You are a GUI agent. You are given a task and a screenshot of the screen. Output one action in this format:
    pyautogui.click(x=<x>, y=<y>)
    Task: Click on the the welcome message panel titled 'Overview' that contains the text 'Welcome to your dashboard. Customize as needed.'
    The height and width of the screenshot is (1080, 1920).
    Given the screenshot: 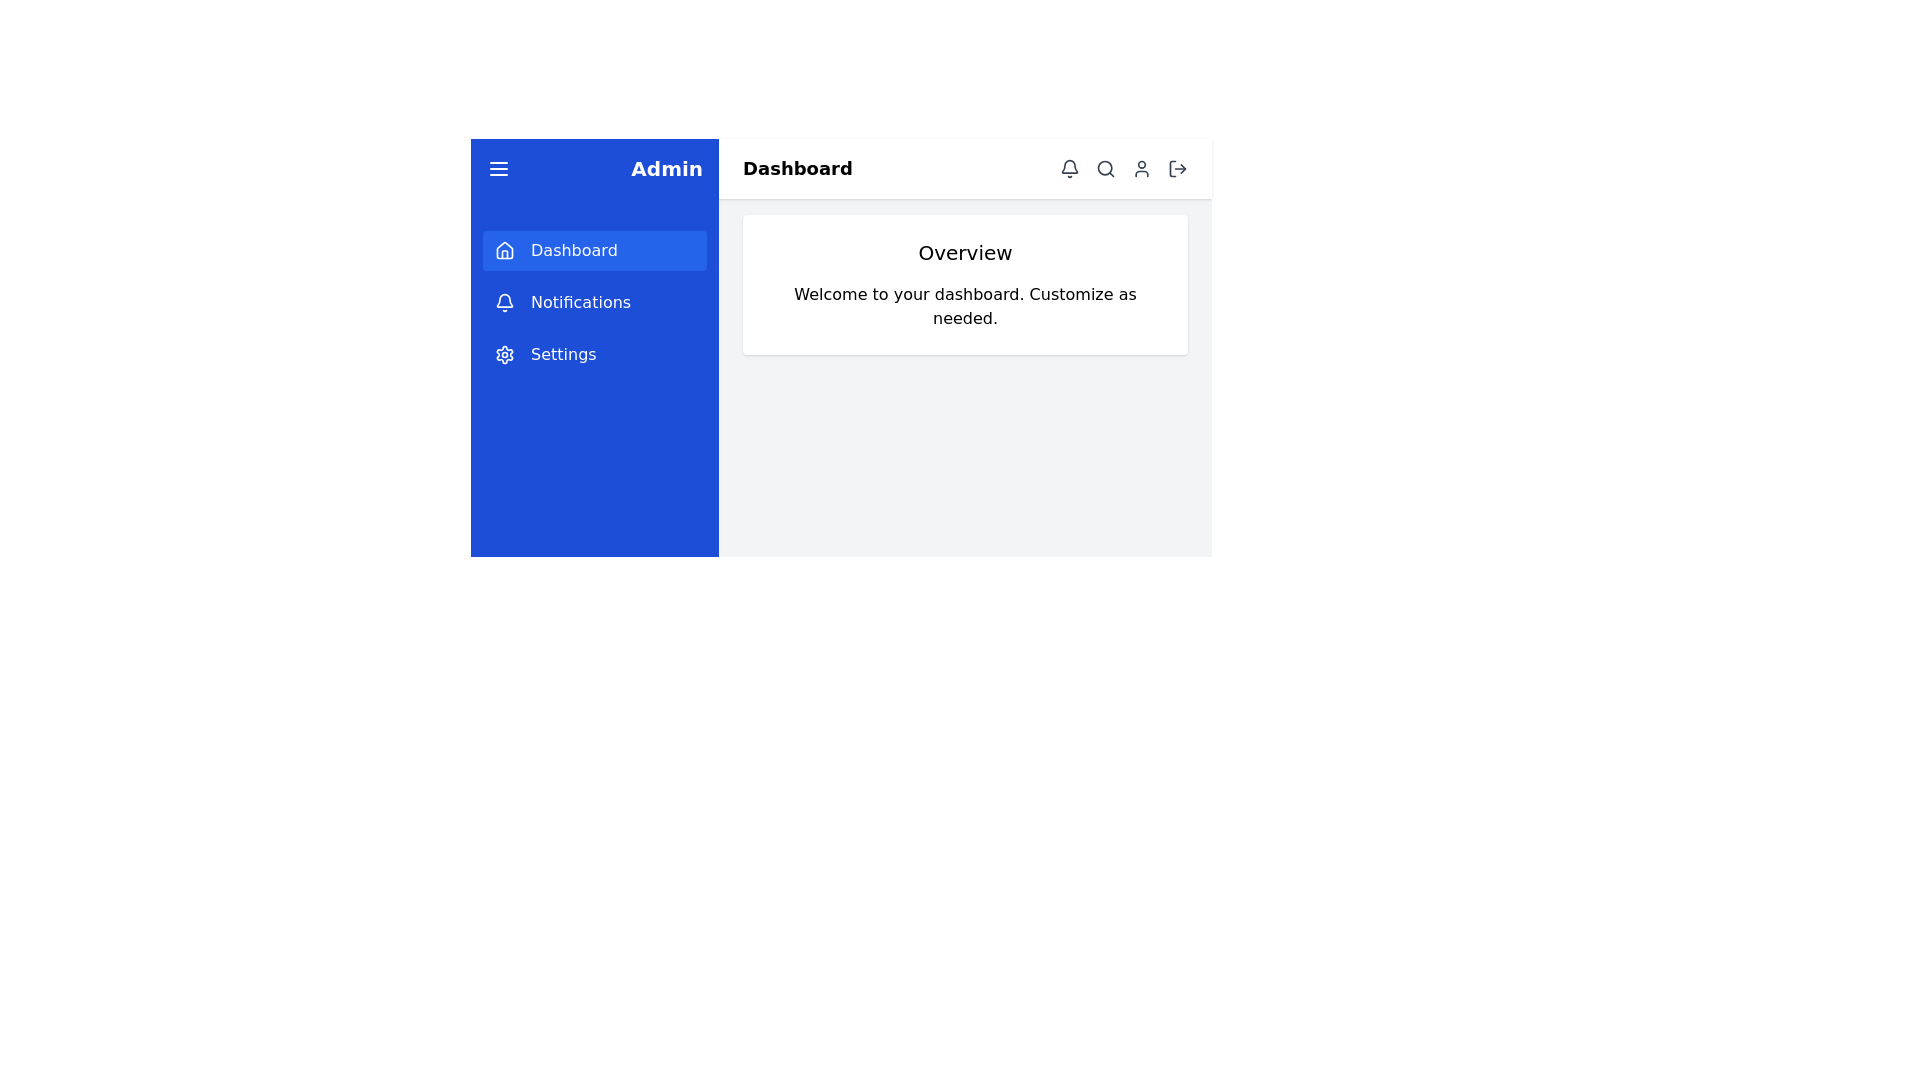 What is the action you would take?
    pyautogui.click(x=965, y=285)
    